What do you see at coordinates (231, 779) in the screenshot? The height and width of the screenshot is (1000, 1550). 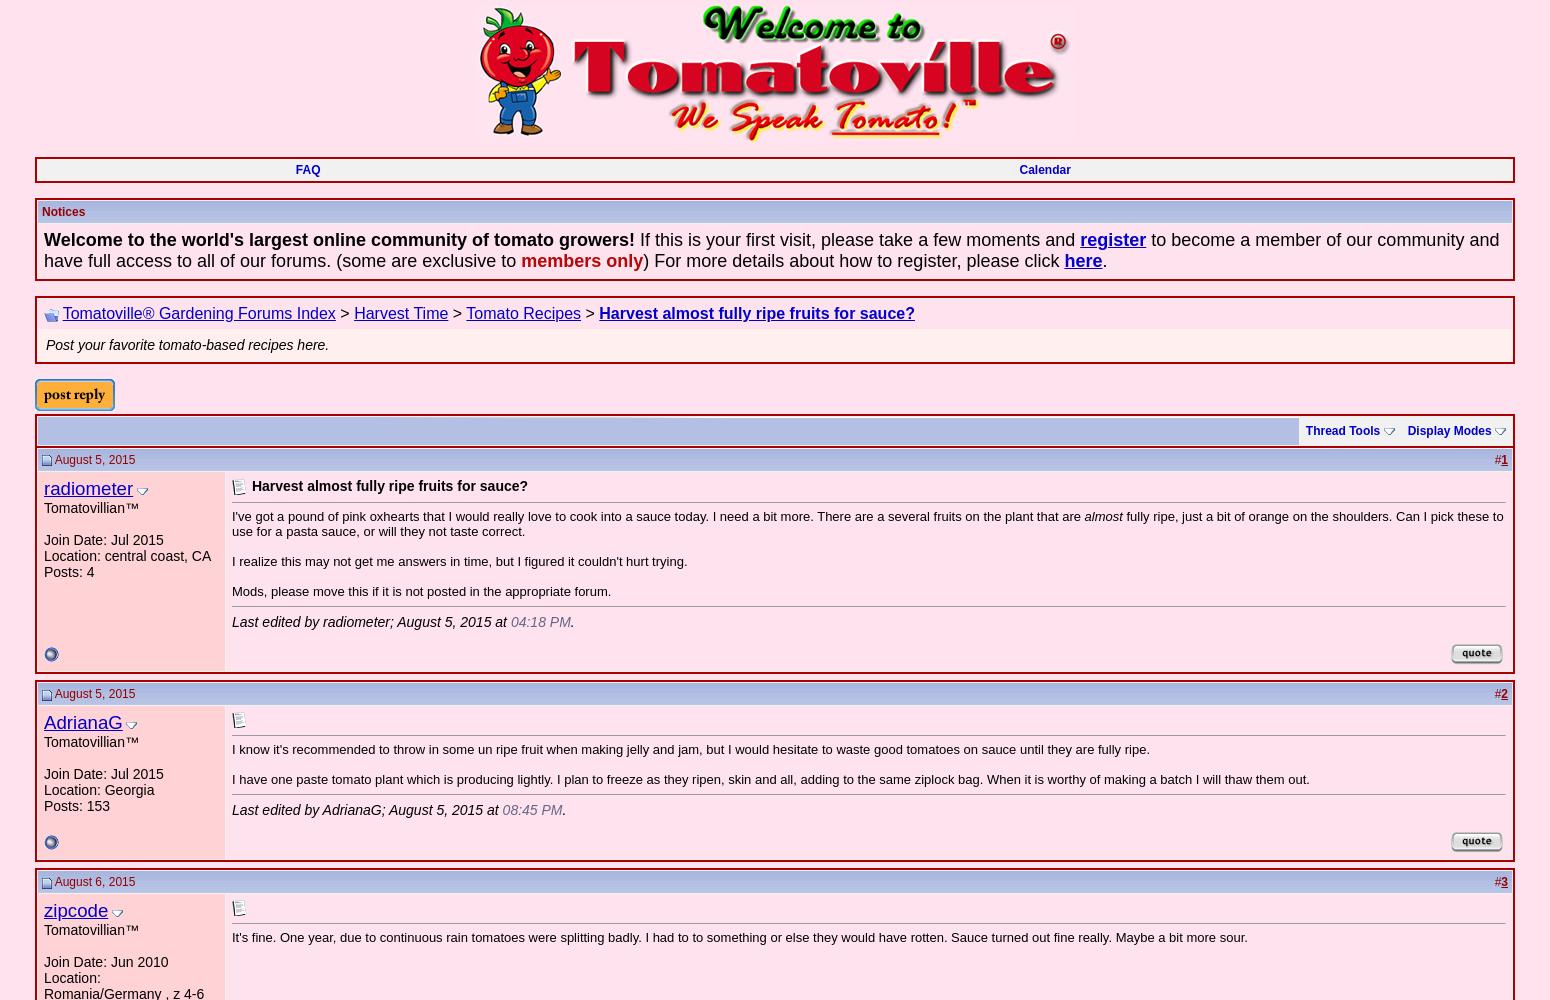 I see `'I have one paste tomato plant which is producing lightly.  I plan to freeze as they ripen, skin and all, adding to the same ziplock bag.  When it is worthy of making a batch I will thaw them out.'` at bounding box center [231, 779].